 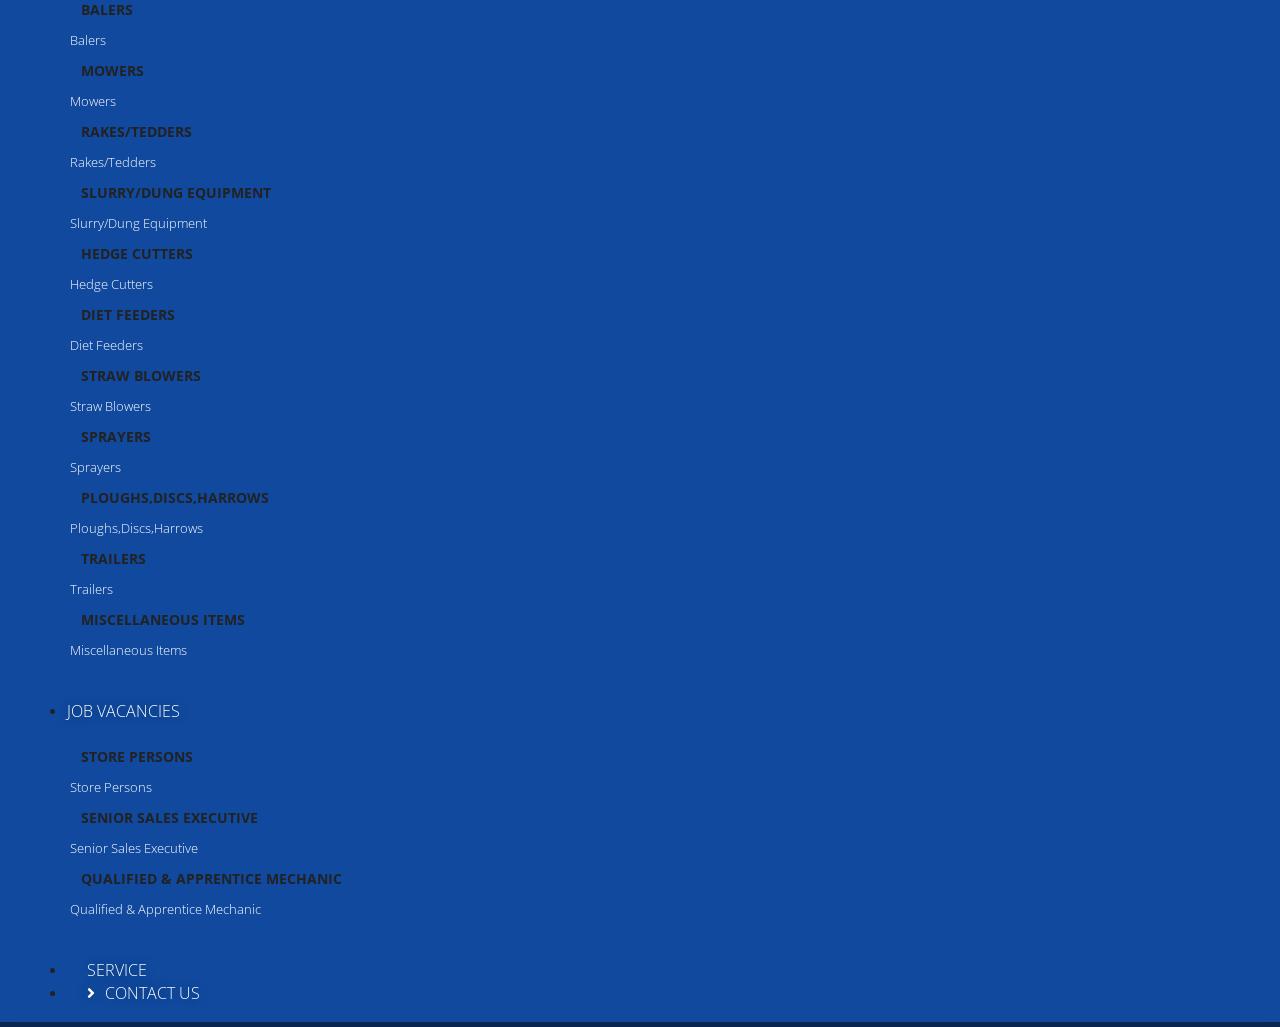 What do you see at coordinates (49, 70) in the screenshot?
I see `'€ 34  inc. VAT'` at bounding box center [49, 70].